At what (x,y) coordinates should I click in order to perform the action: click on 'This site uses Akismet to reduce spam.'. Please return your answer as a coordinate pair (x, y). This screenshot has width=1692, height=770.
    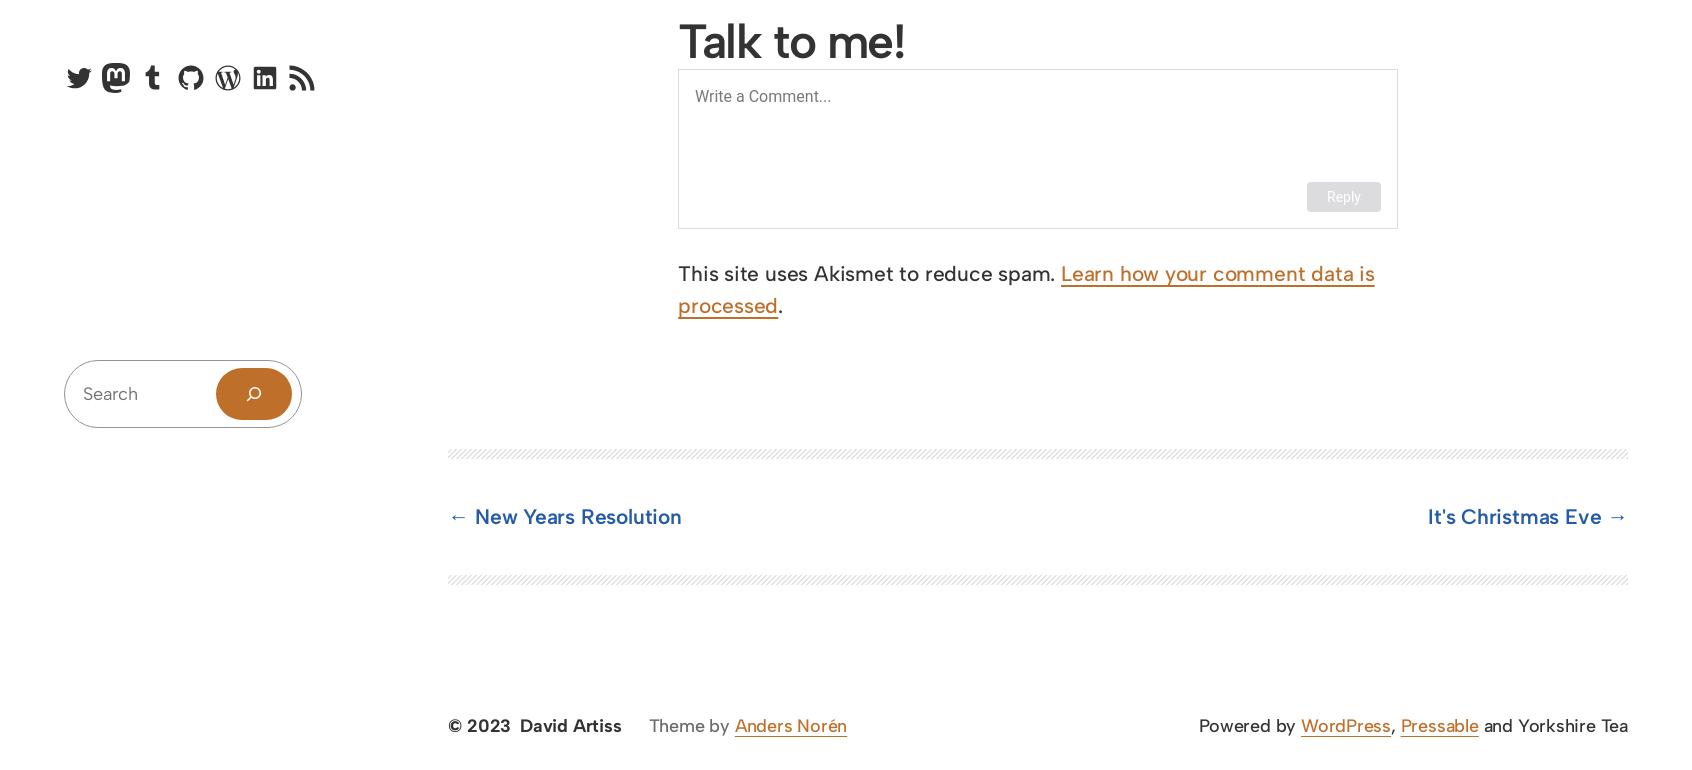
    Looking at the image, I should click on (868, 272).